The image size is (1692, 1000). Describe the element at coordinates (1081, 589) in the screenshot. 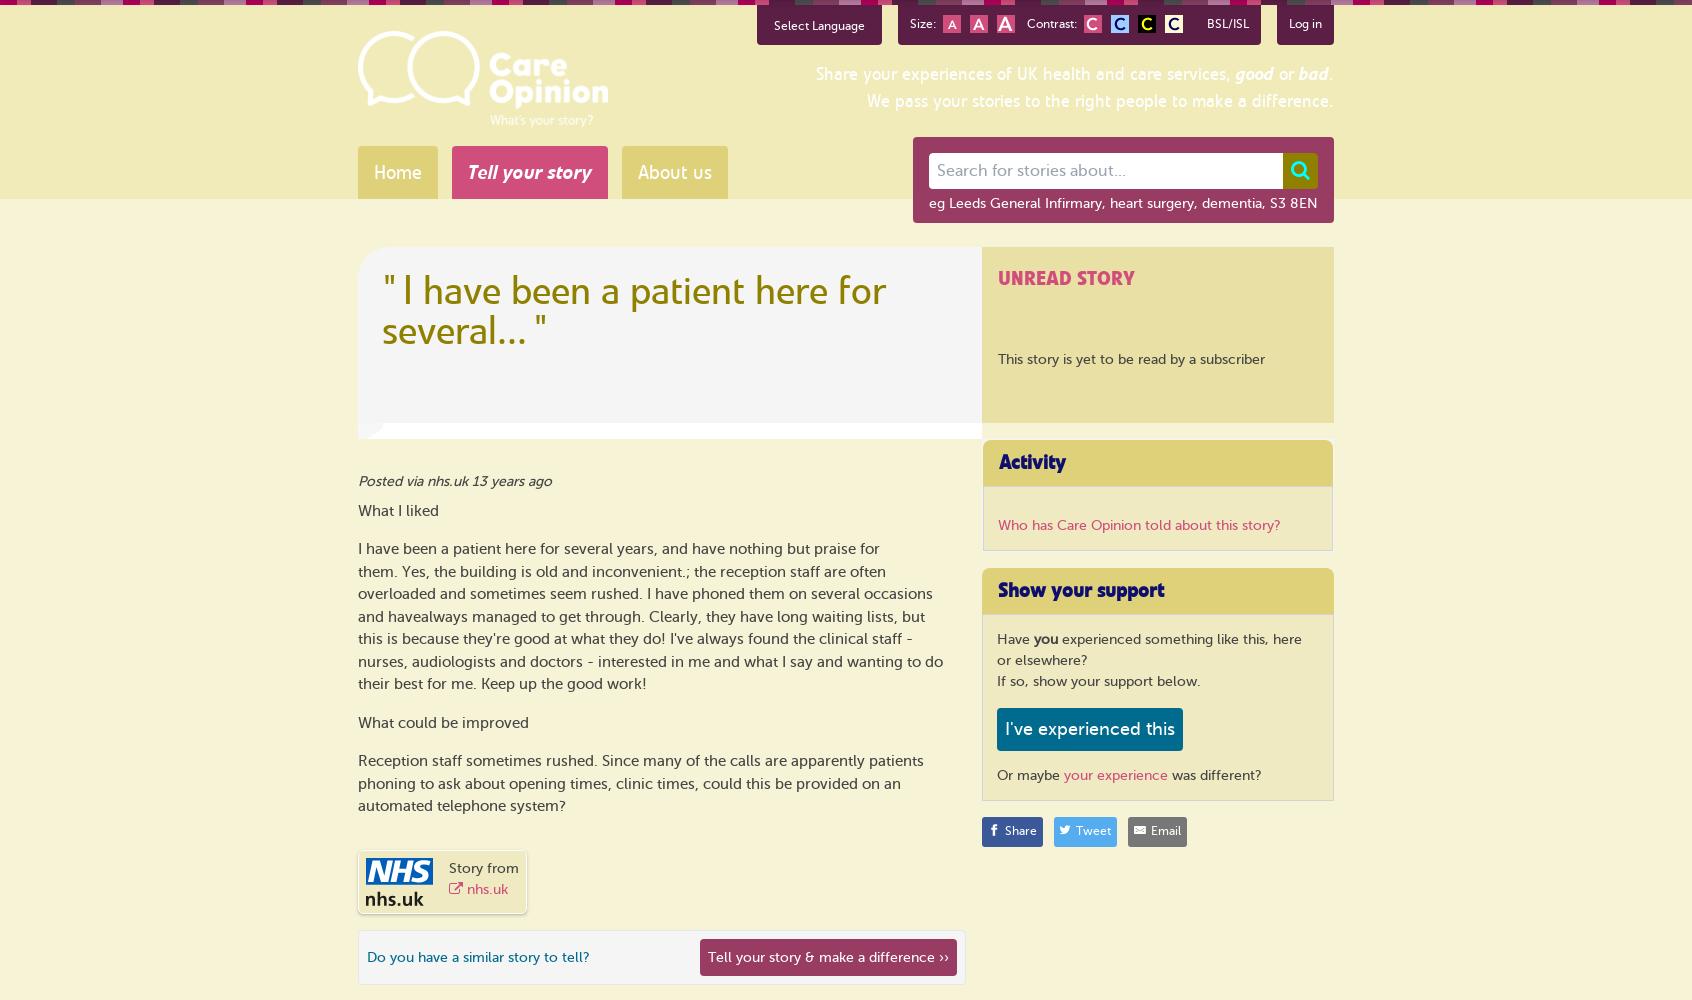

I see `'Show your support'` at that location.